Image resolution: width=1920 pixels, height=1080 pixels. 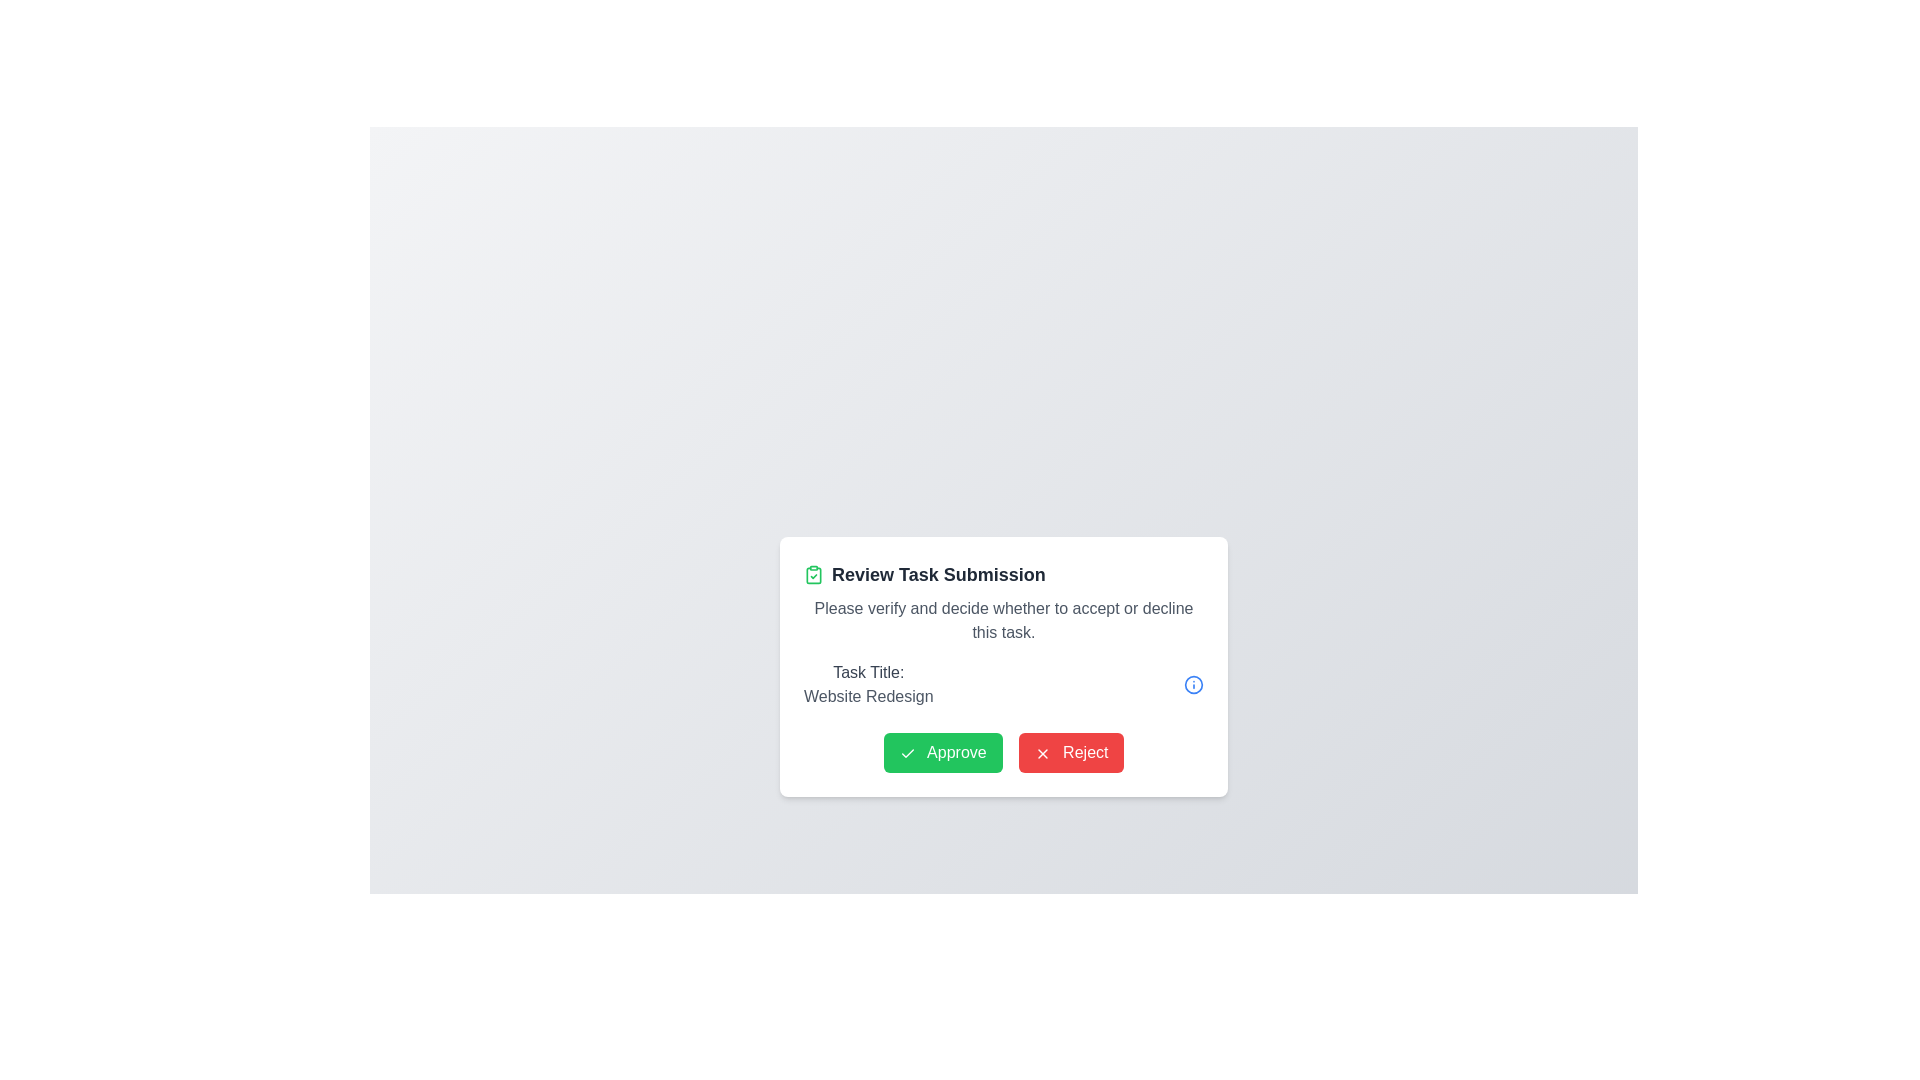 What do you see at coordinates (1041, 753) in the screenshot?
I see `the 'X' icon within the red rectangular button labeled 'Reject' at the bottom-right section of the modal` at bounding box center [1041, 753].